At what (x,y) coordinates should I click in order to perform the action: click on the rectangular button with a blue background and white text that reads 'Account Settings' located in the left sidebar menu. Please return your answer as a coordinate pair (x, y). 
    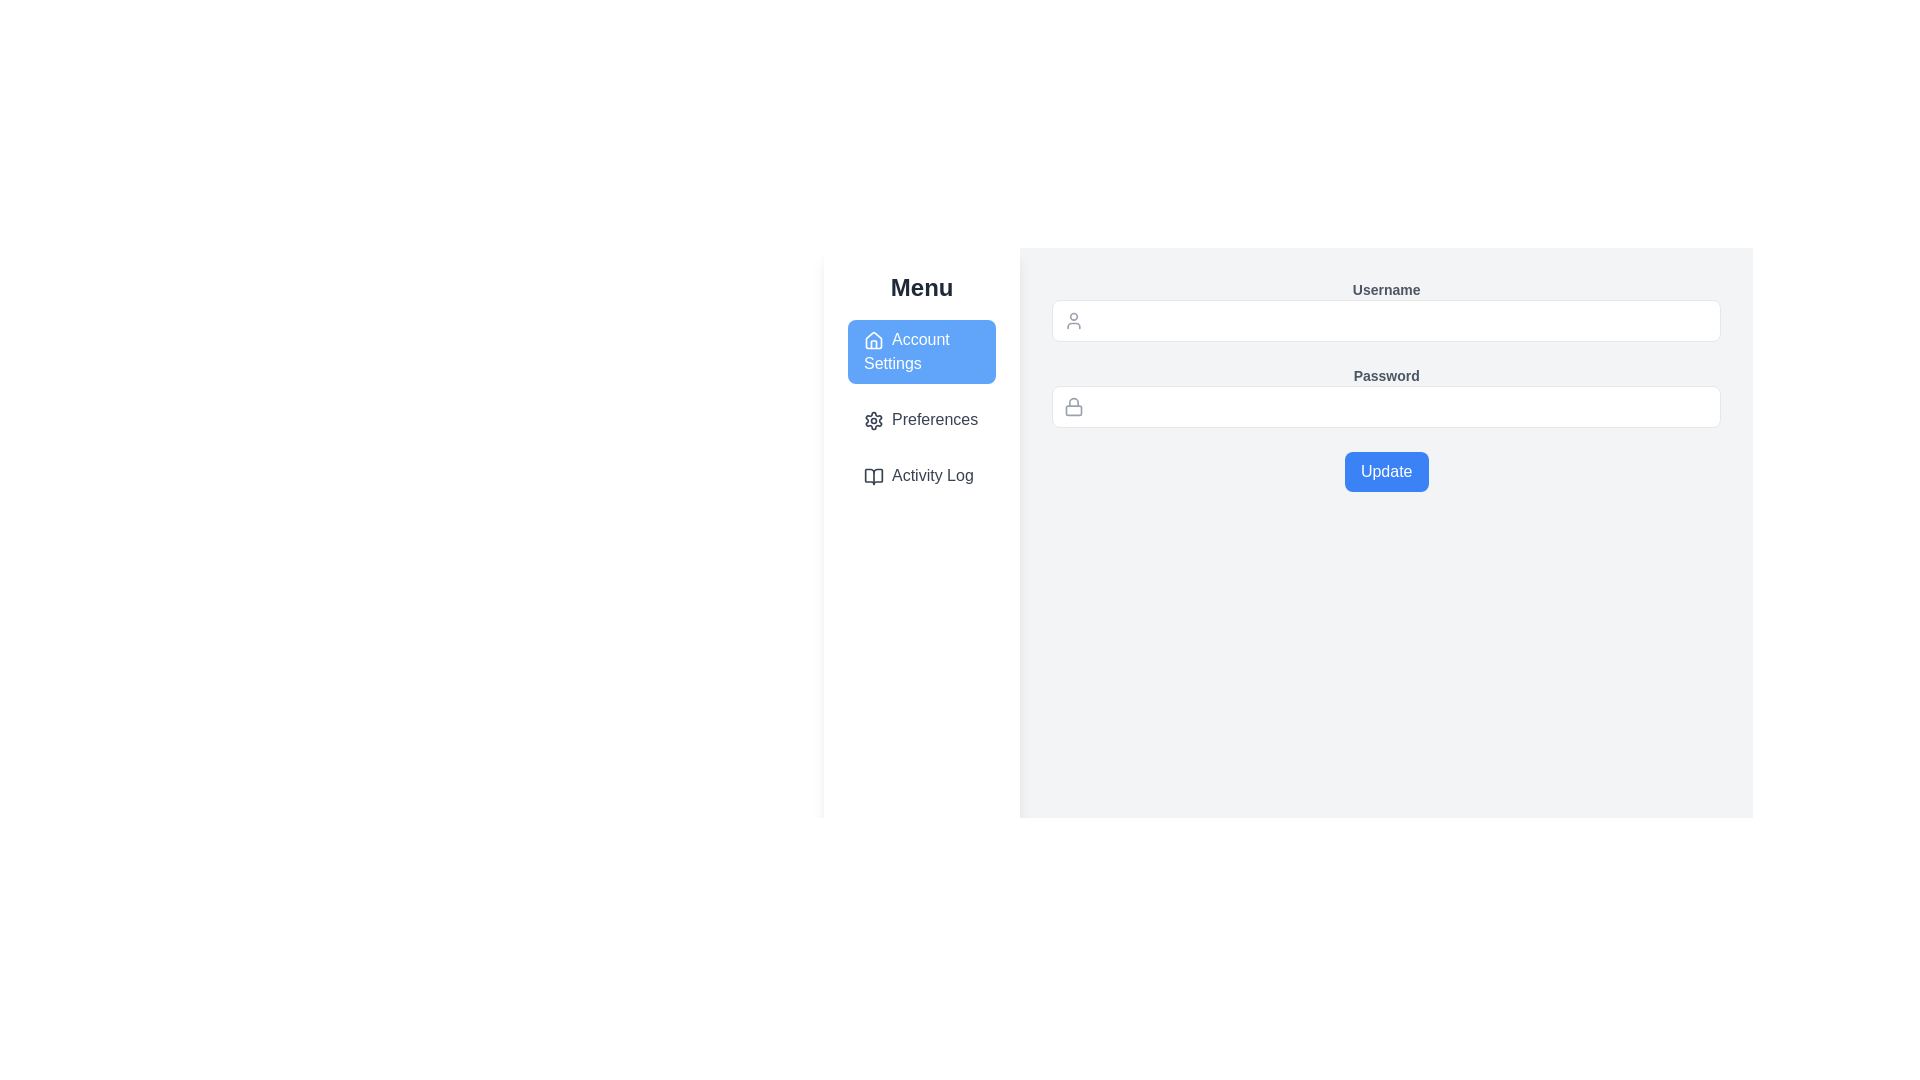
    Looking at the image, I should click on (921, 350).